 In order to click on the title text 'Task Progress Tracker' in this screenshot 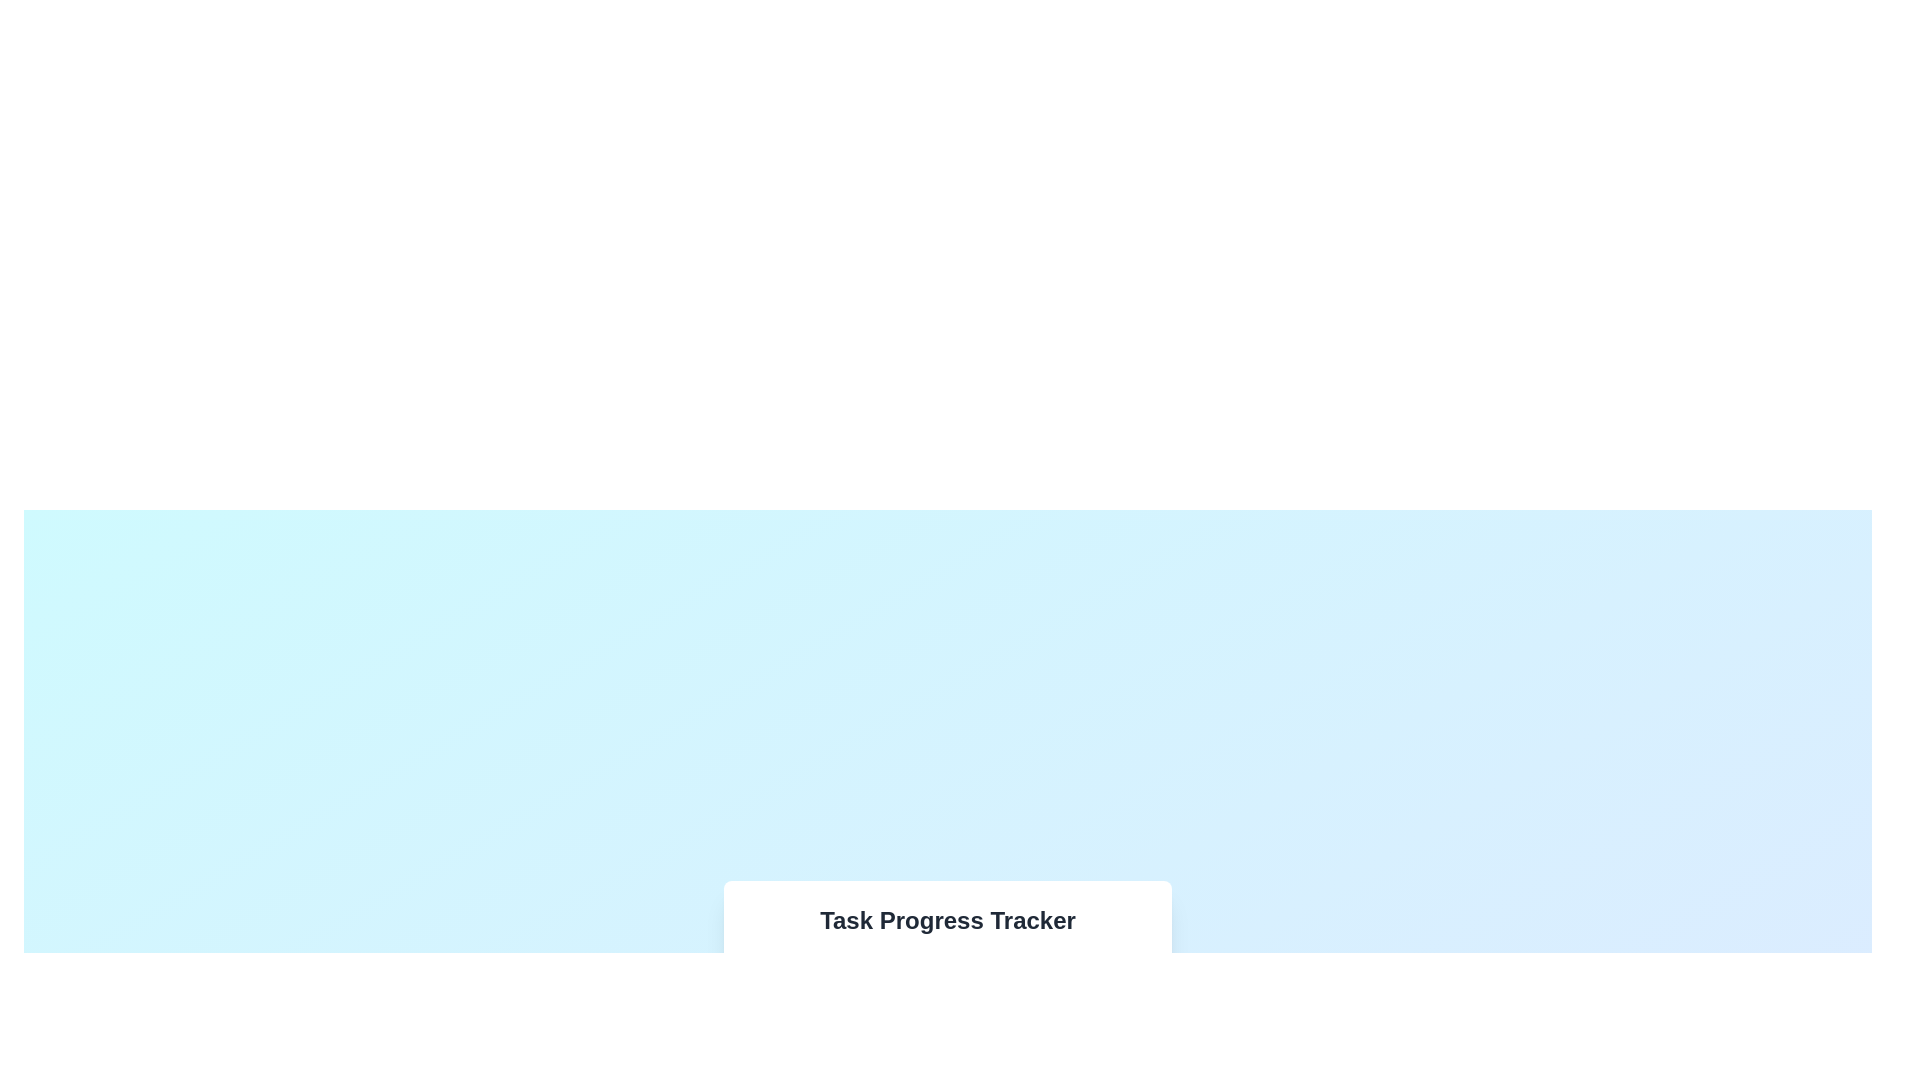, I will do `click(947, 921)`.